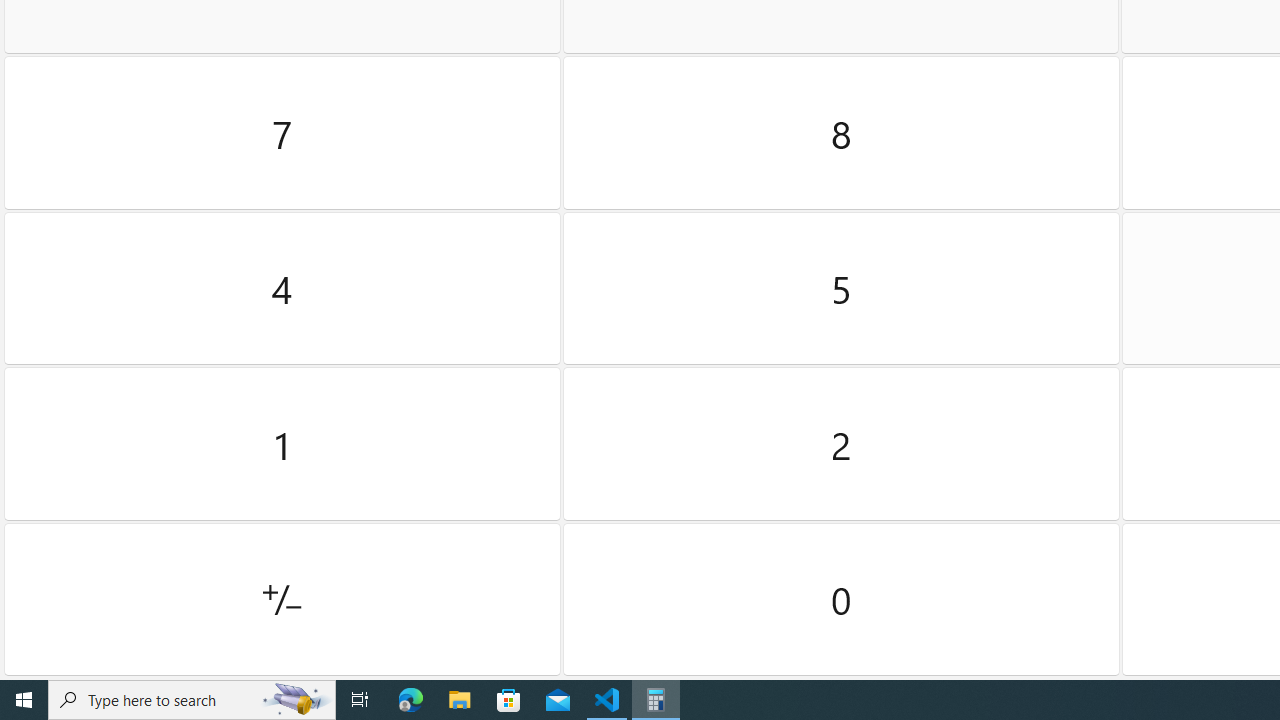  What do you see at coordinates (841, 598) in the screenshot?
I see `'Zero'` at bounding box center [841, 598].